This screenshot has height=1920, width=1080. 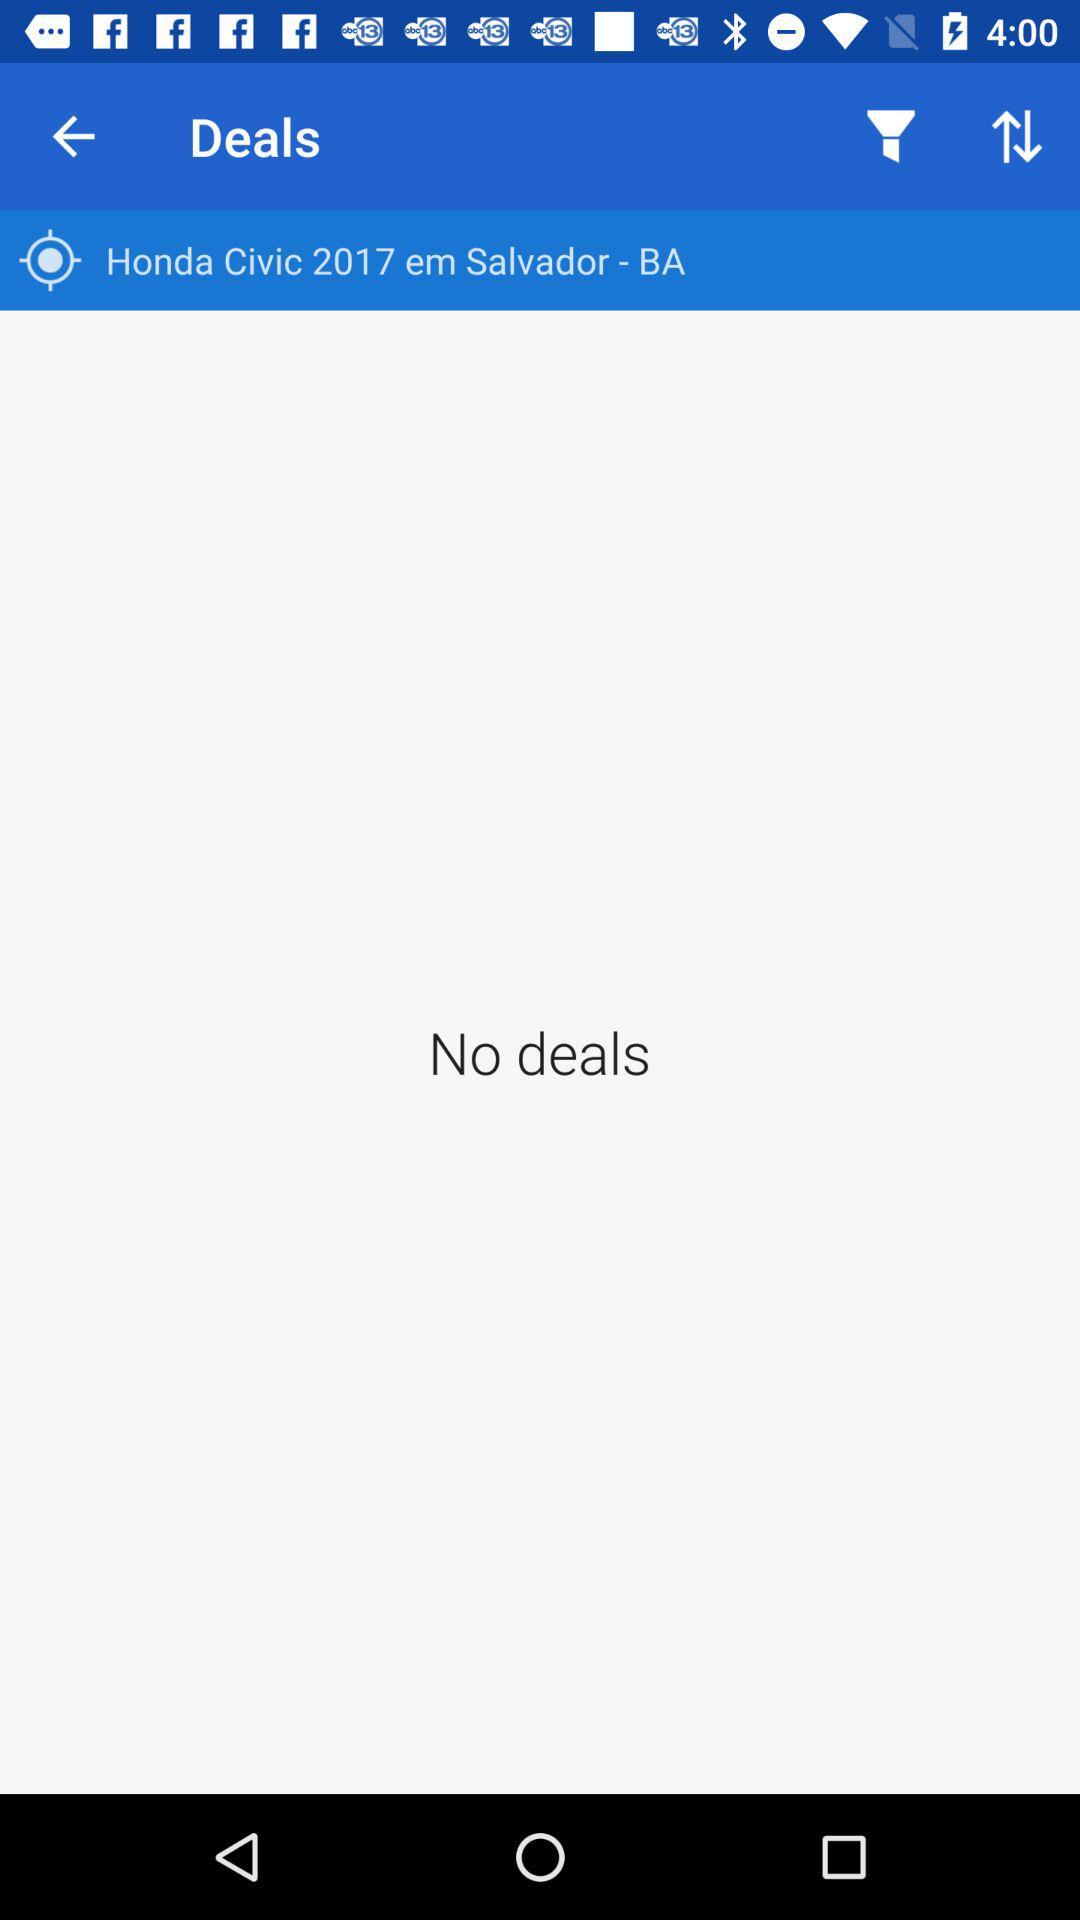 I want to click on honda civic 2017, so click(x=540, y=259).